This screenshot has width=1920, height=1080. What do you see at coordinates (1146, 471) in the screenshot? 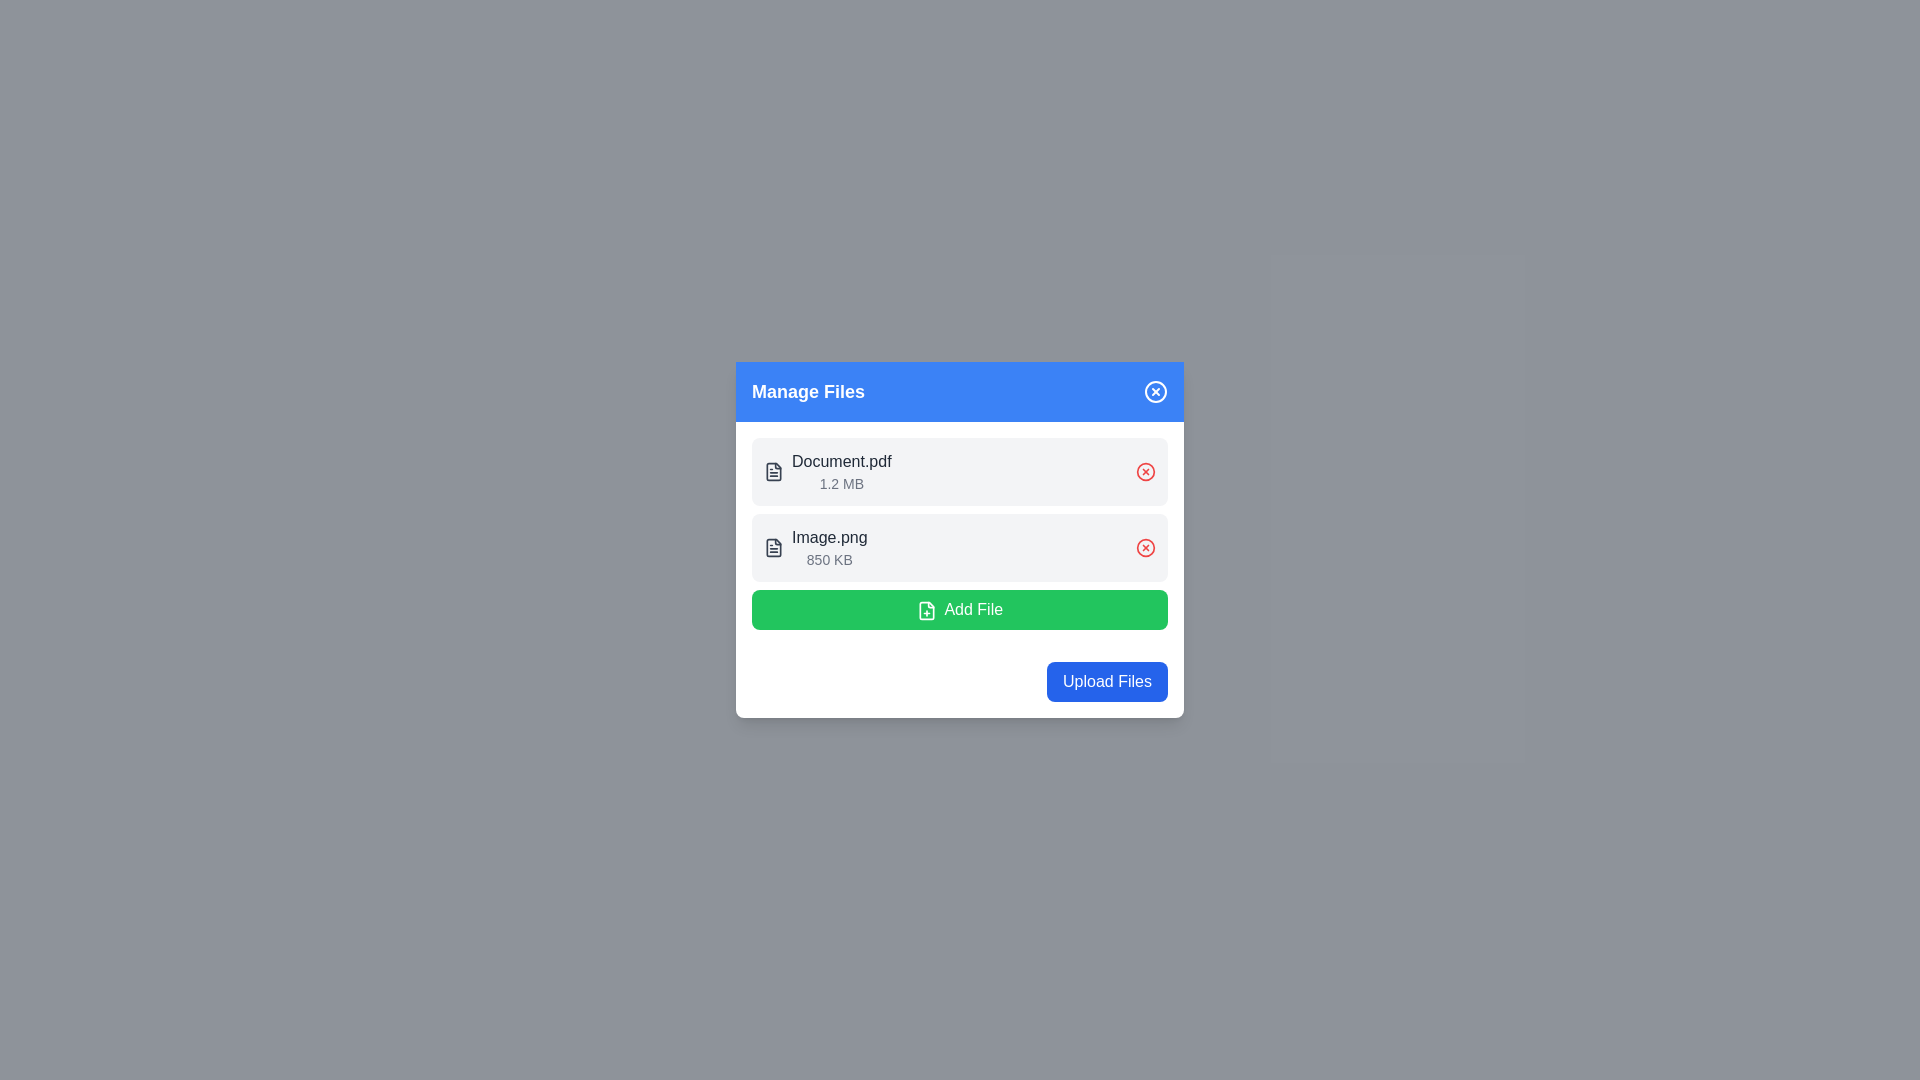
I see `the 'delete' button for the file 'Document.pdf'` at bounding box center [1146, 471].